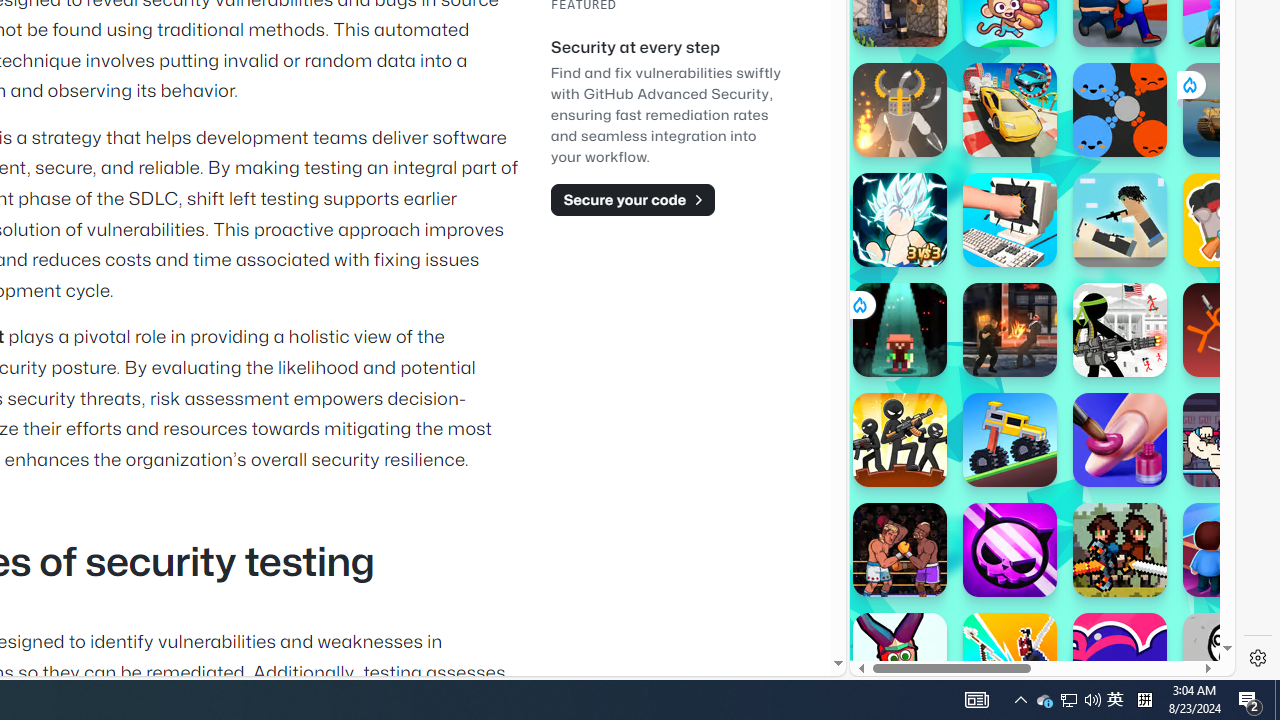  Describe the element at coordinates (898, 438) in the screenshot. I see `'Stick Defenders'` at that location.